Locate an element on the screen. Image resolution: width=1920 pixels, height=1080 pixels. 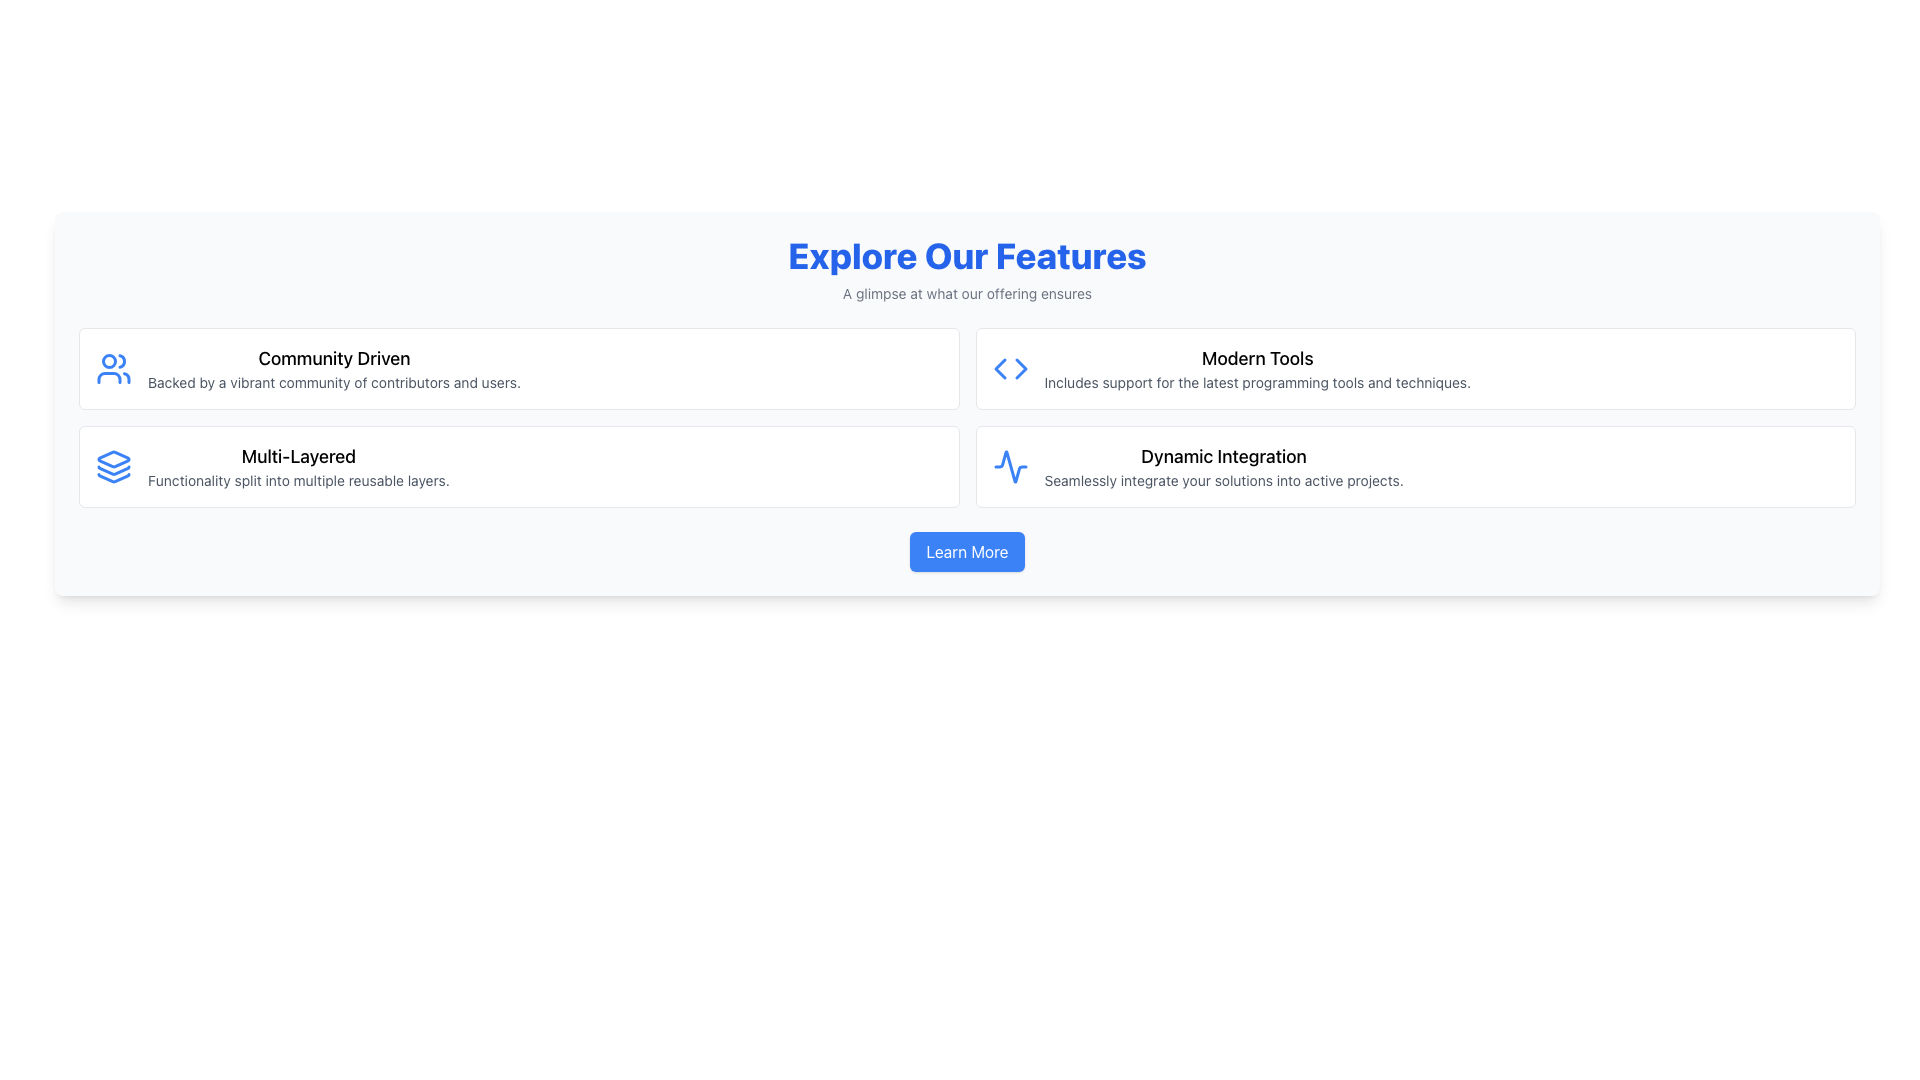
the Text Header element displaying 'Dynamic Integration', which is located in the right column of a two-column grid layout, positioned above a descriptive text is located at coordinates (1223, 456).